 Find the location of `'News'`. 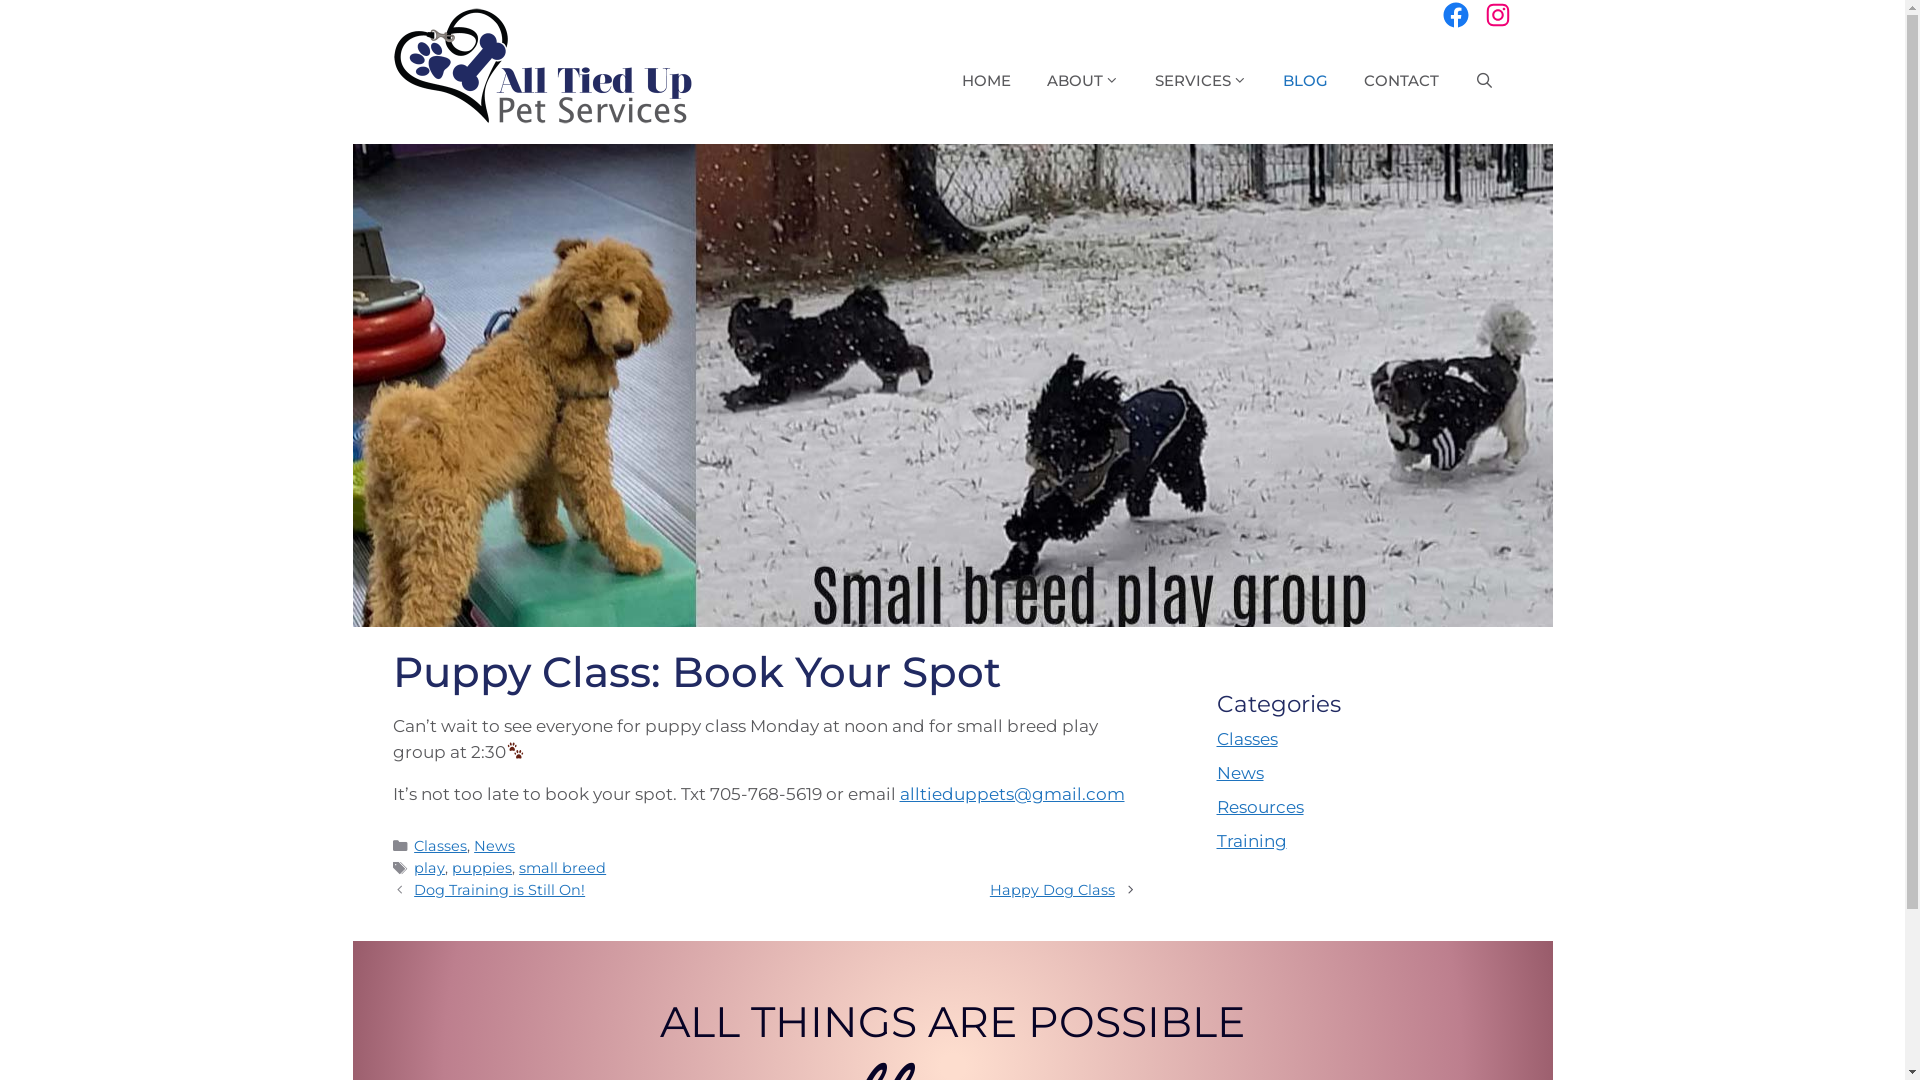

'News' is located at coordinates (494, 845).